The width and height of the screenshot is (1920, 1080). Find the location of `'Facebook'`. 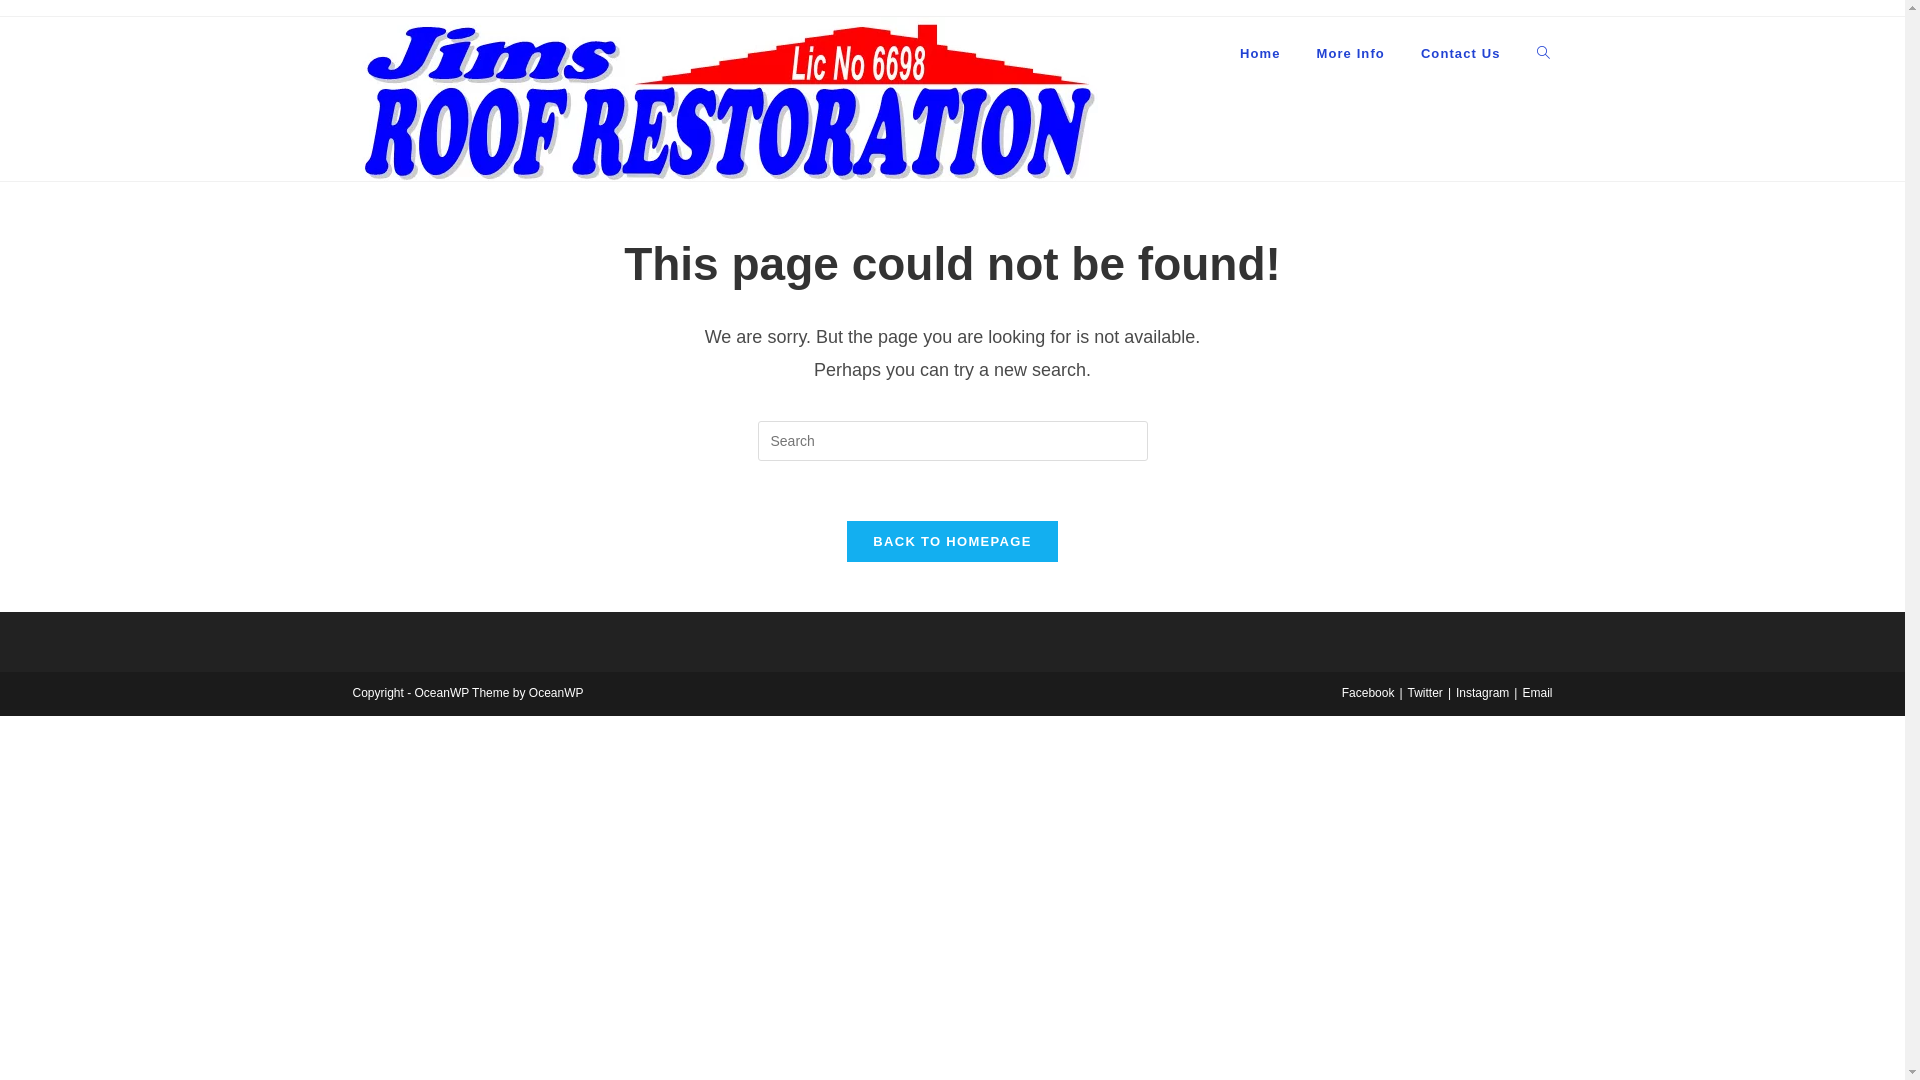

'Facebook' is located at coordinates (1367, 692).